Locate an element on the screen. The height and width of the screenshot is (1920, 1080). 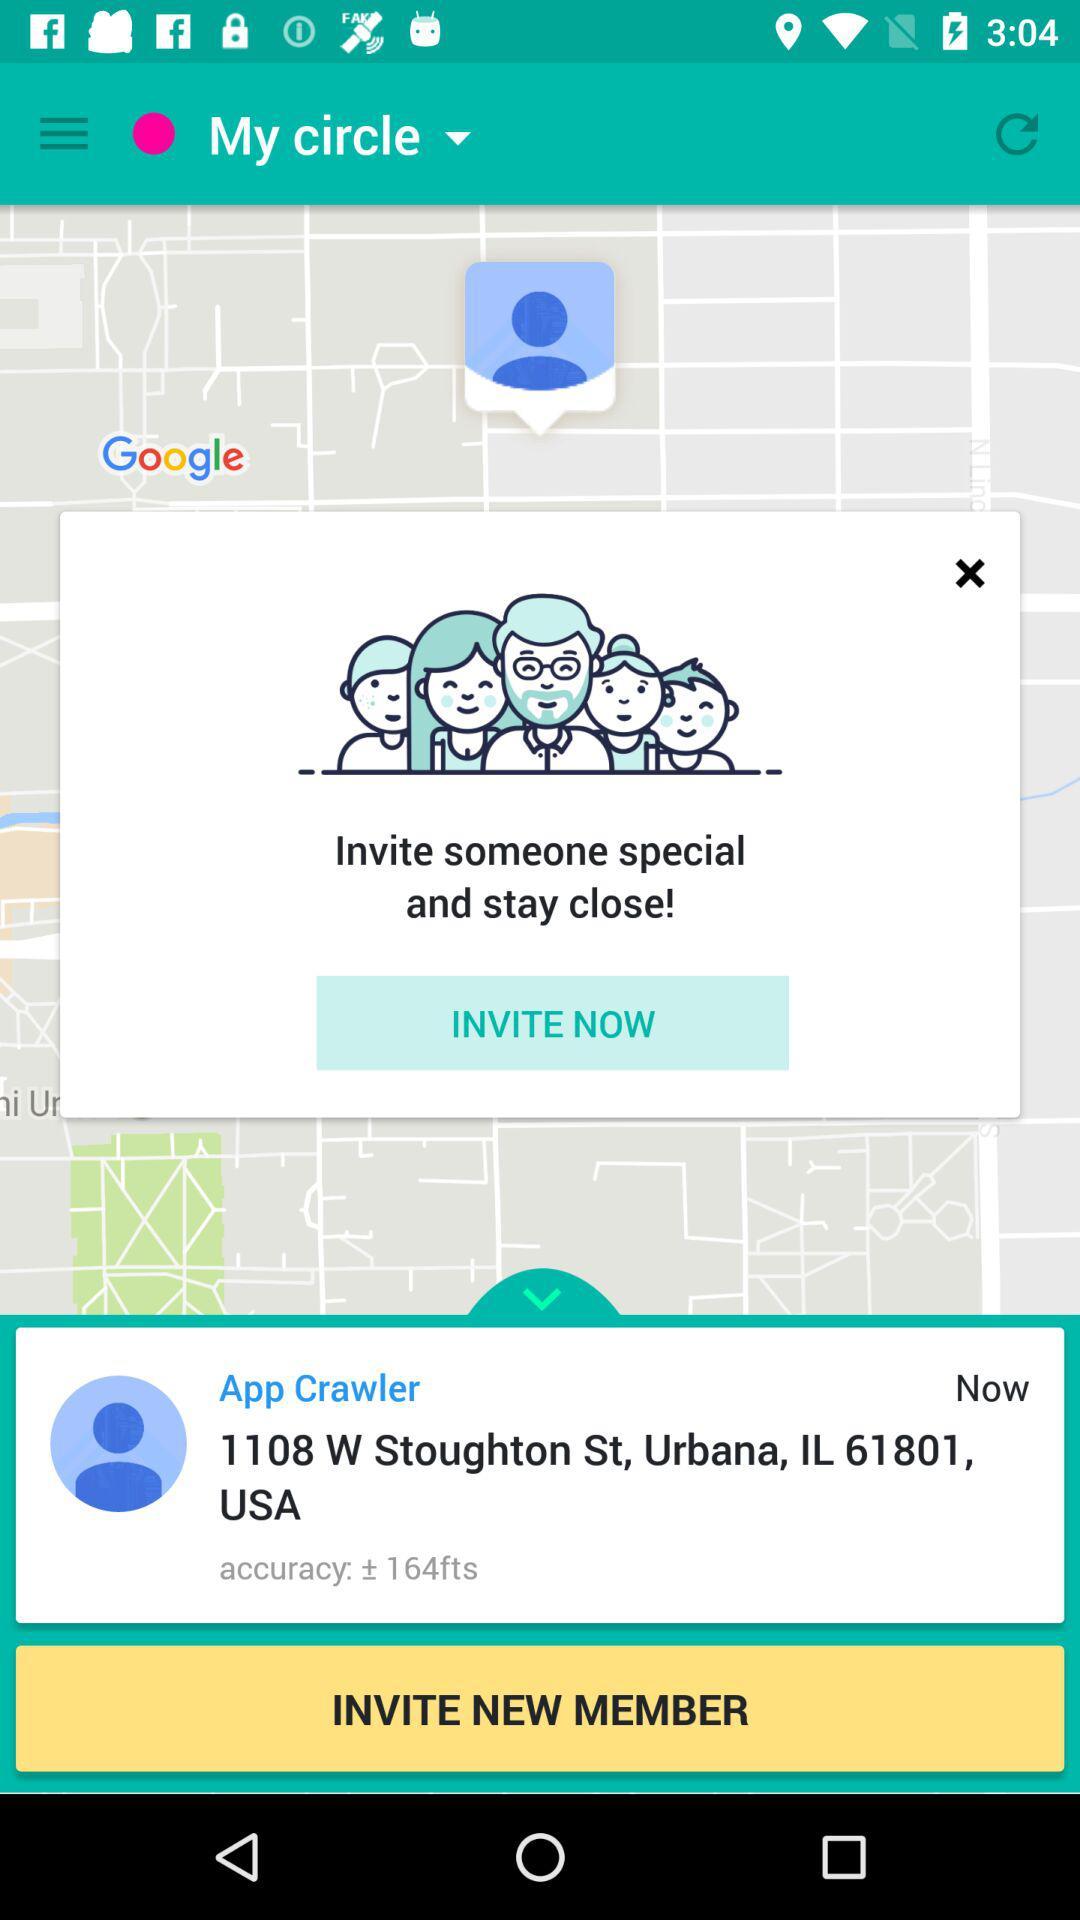
cloes is located at coordinates (968, 571).